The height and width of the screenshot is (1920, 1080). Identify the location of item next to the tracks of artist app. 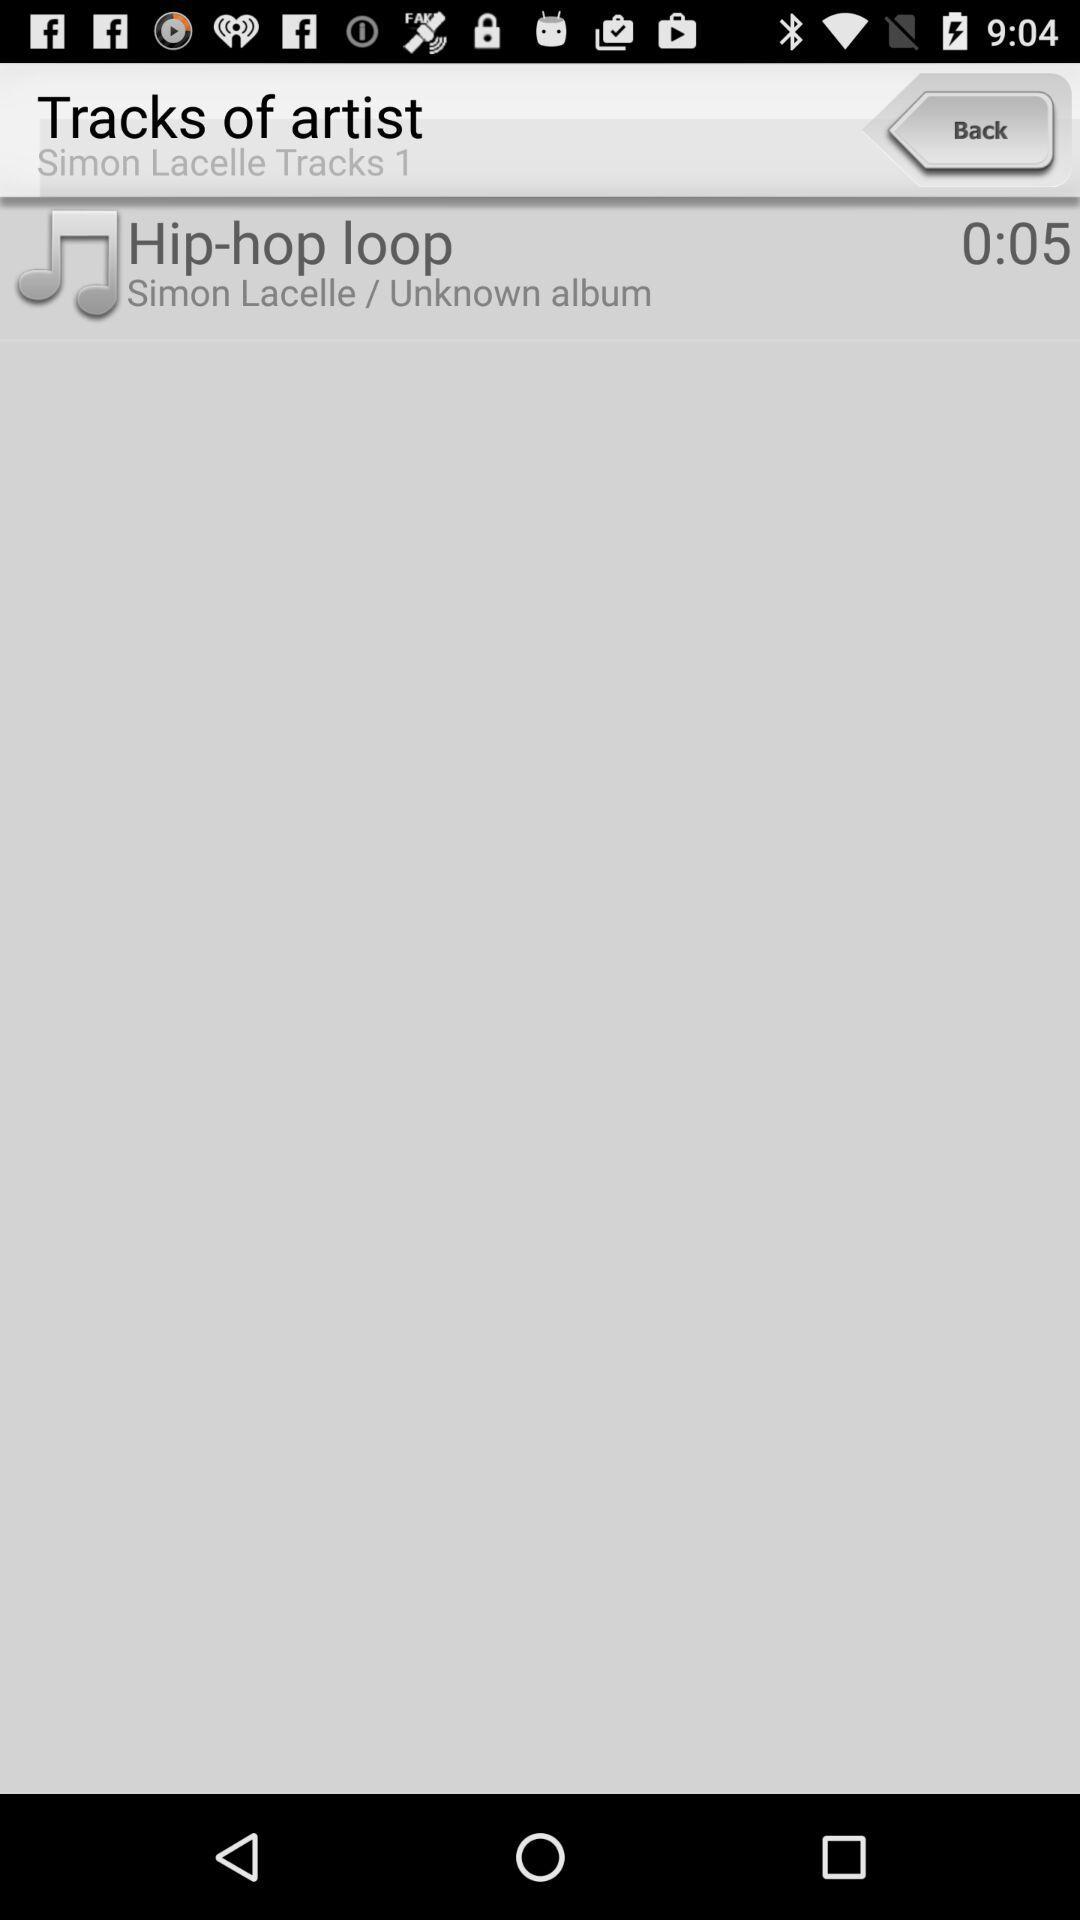
(965, 129).